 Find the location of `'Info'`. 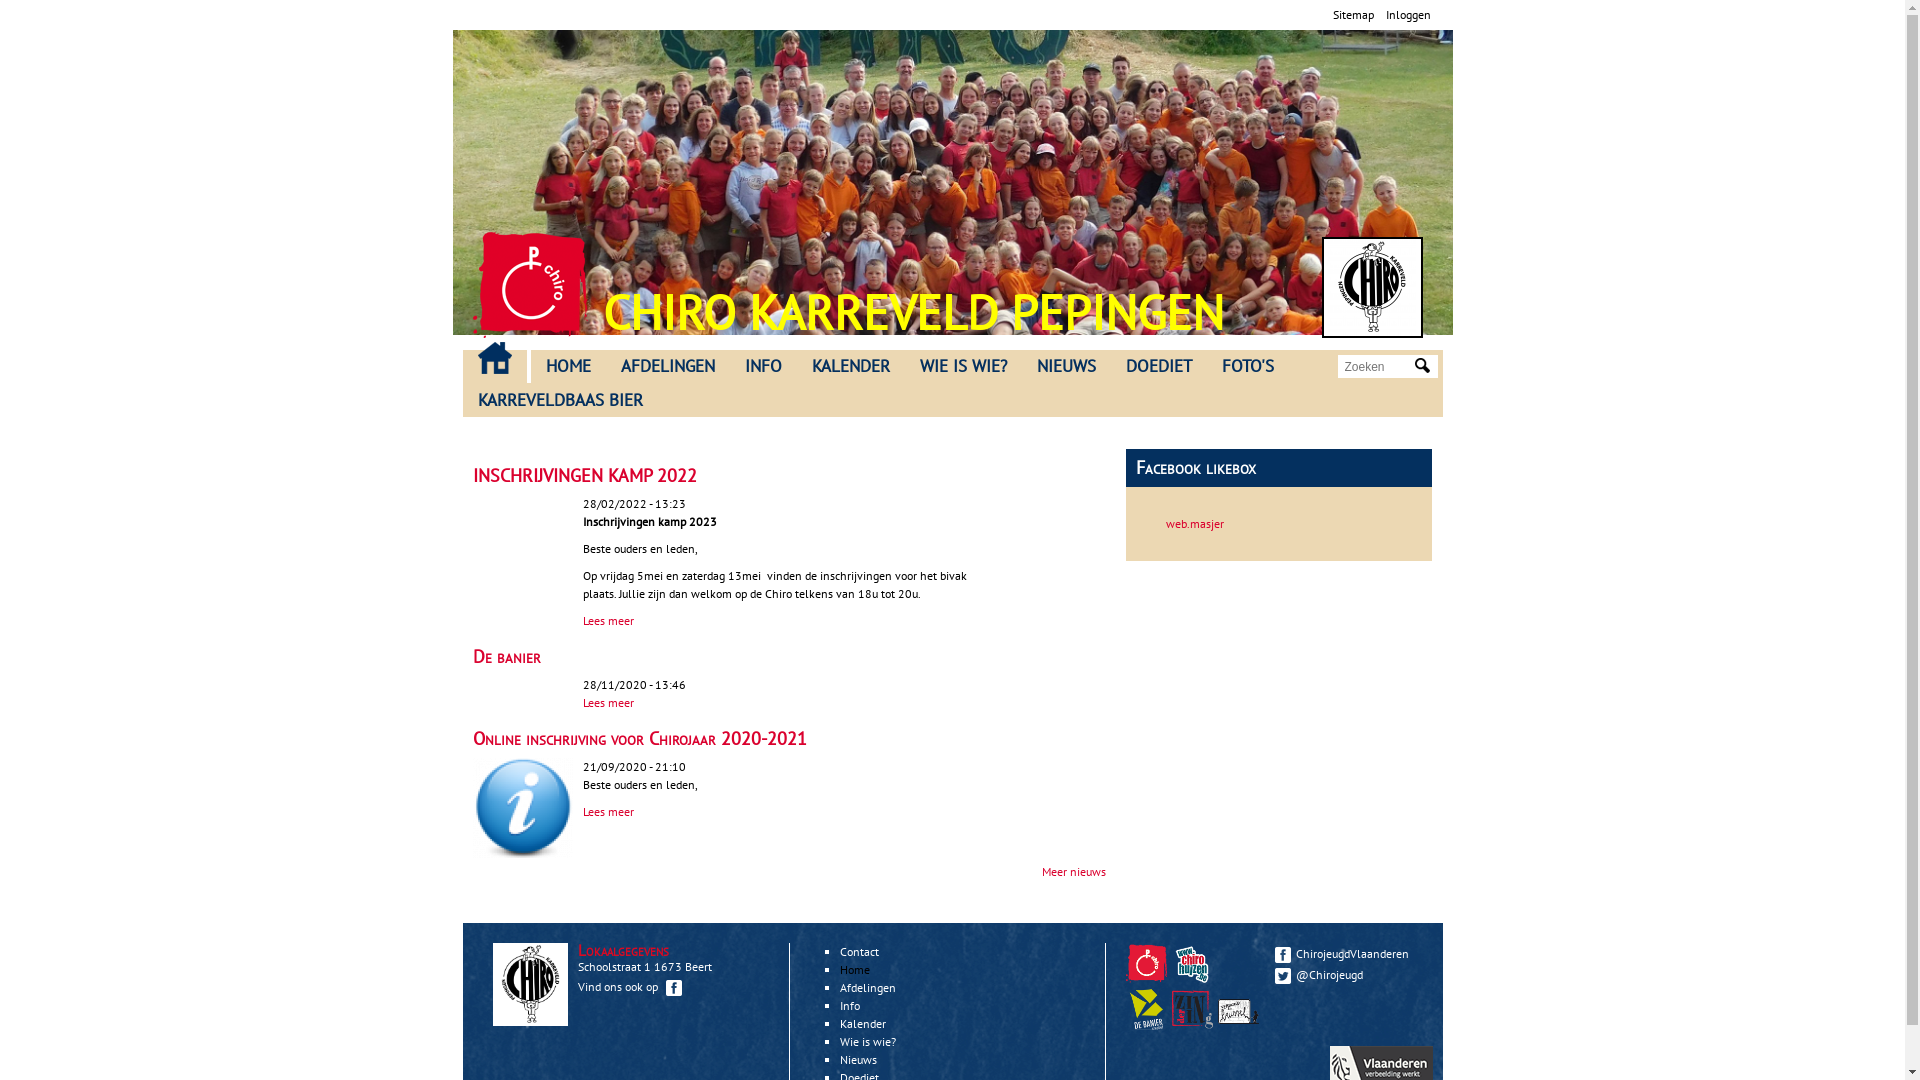

'Info' is located at coordinates (849, 1005).